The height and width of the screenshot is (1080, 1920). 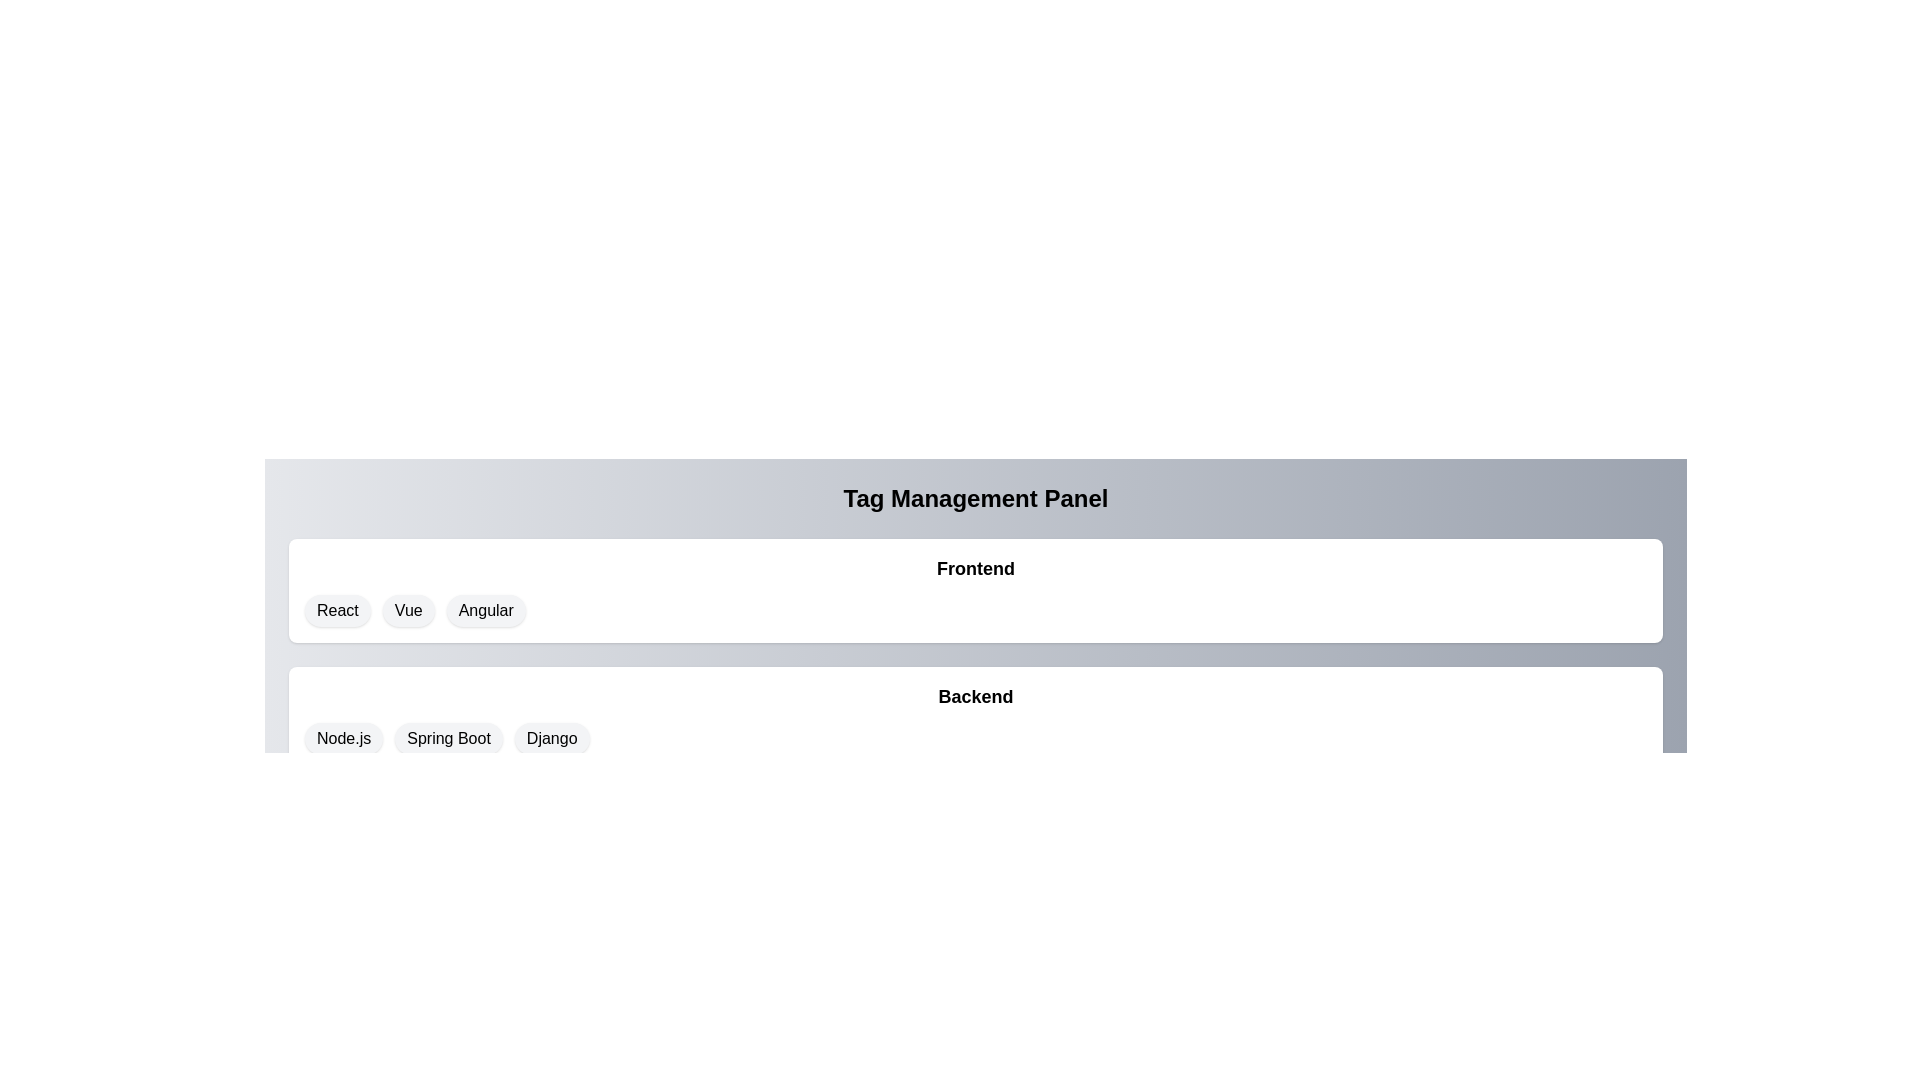 I want to click on the pill-shaped button labeled 'Vue', so click(x=407, y=609).